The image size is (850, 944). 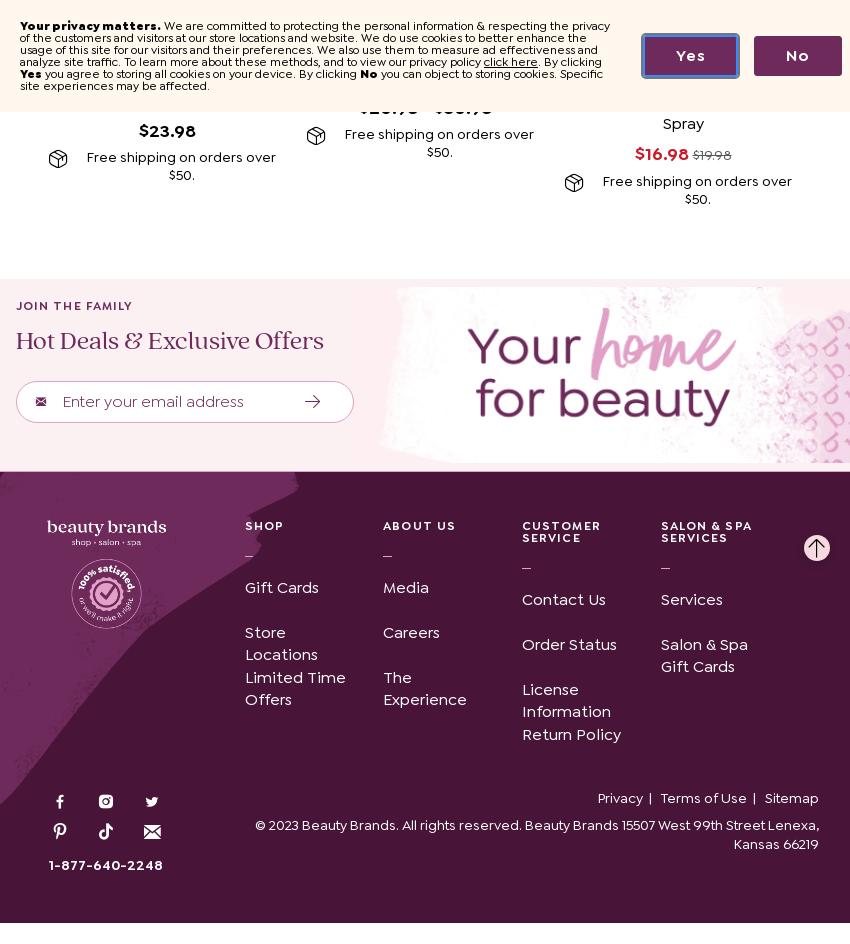 What do you see at coordinates (702, 653) in the screenshot?
I see `'Salon & Spa Gift Cards'` at bounding box center [702, 653].